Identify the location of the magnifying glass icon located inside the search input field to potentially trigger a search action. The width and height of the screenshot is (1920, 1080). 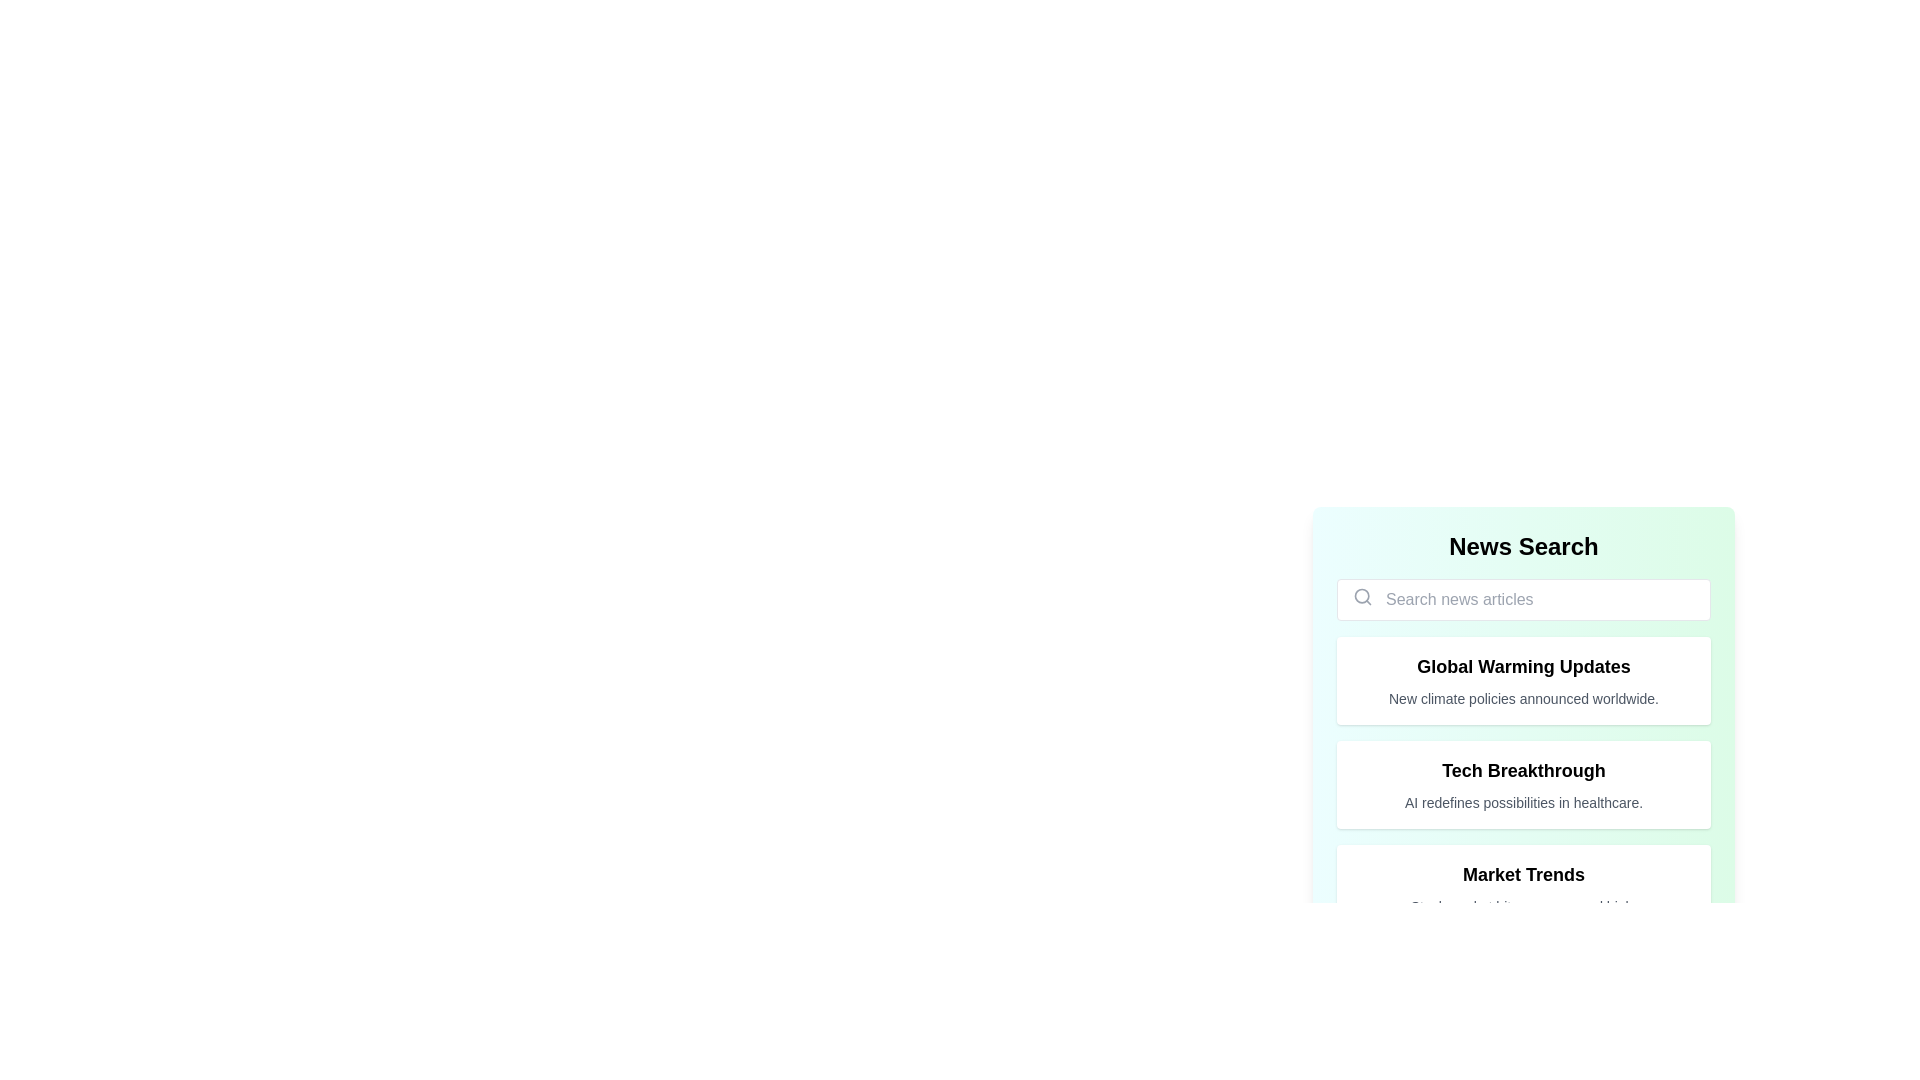
(1362, 596).